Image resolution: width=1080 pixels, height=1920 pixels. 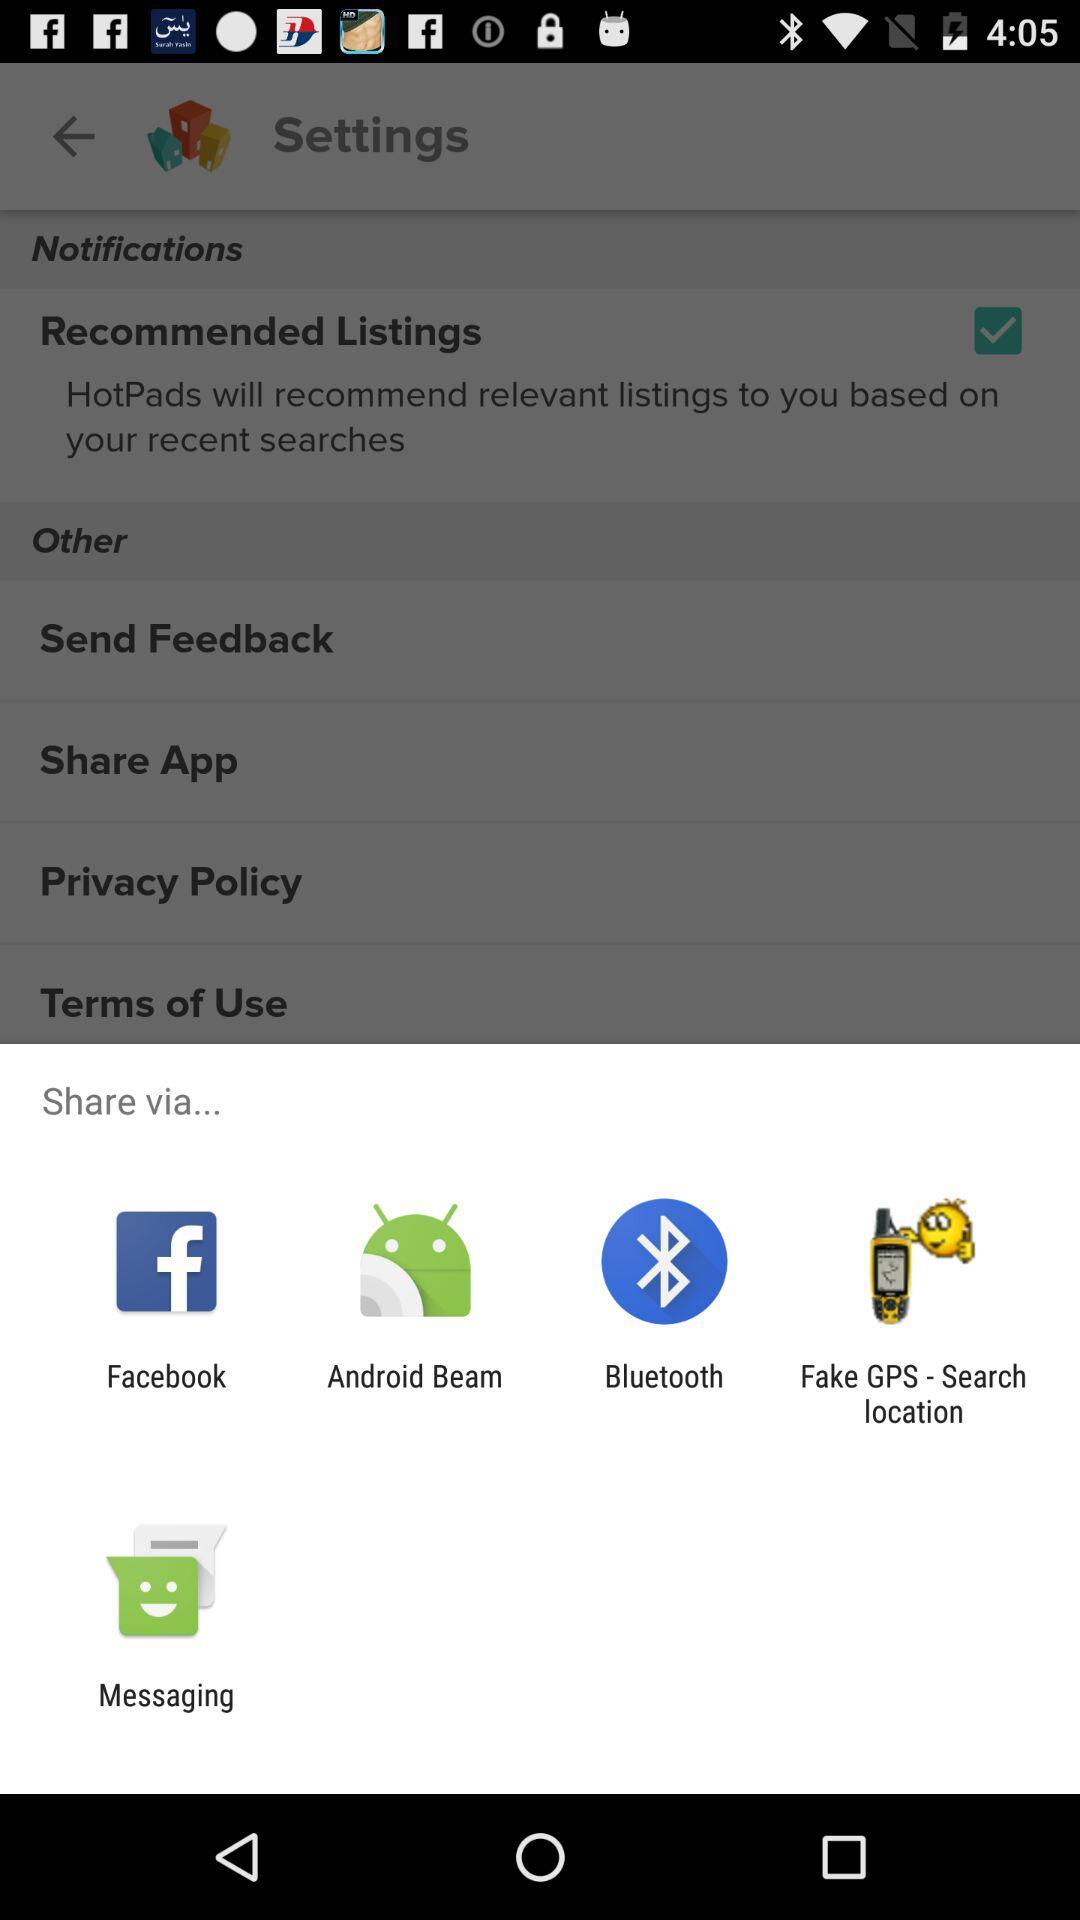 What do you see at coordinates (664, 1392) in the screenshot?
I see `item next to android beam icon` at bounding box center [664, 1392].